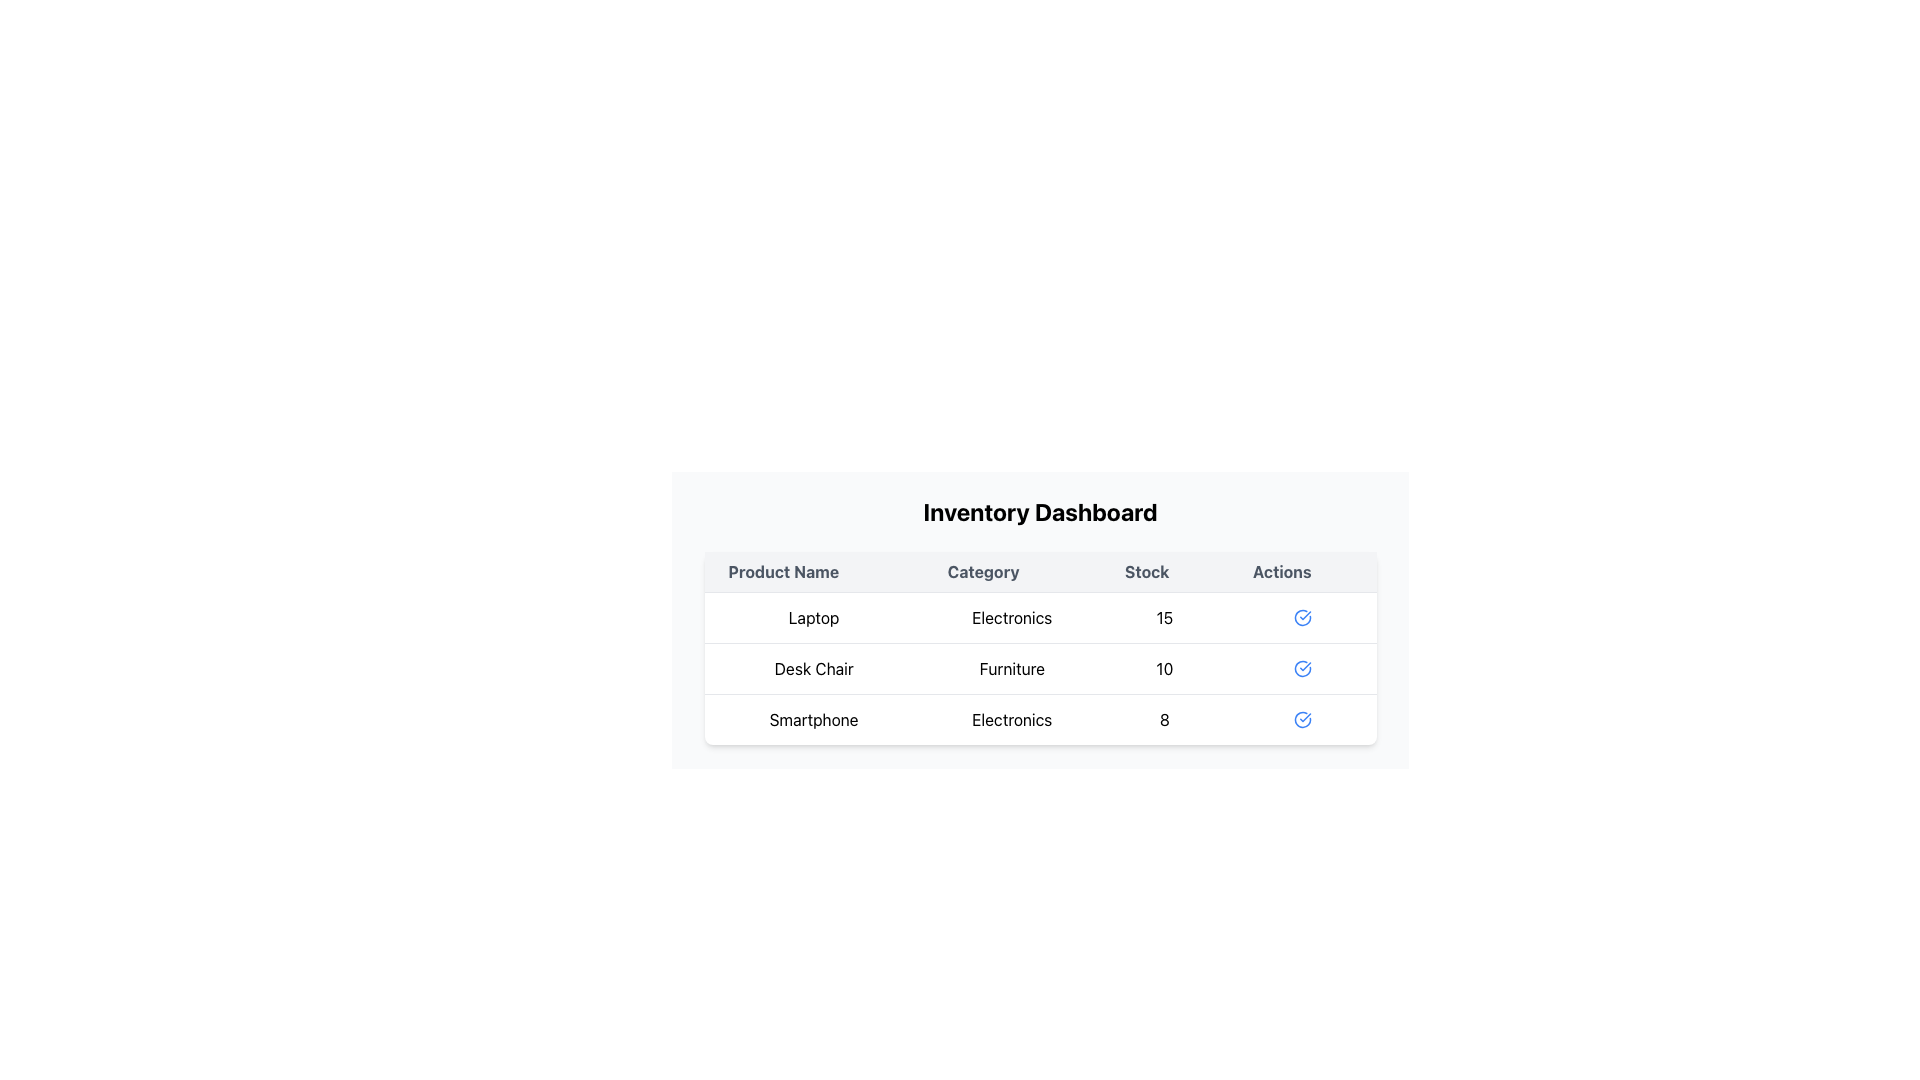  What do you see at coordinates (814, 616) in the screenshot?
I see `the Text Label displaying 'Laptop', which is the first item in the 'Product Name' row of the table` at bounding box center [814, 616].